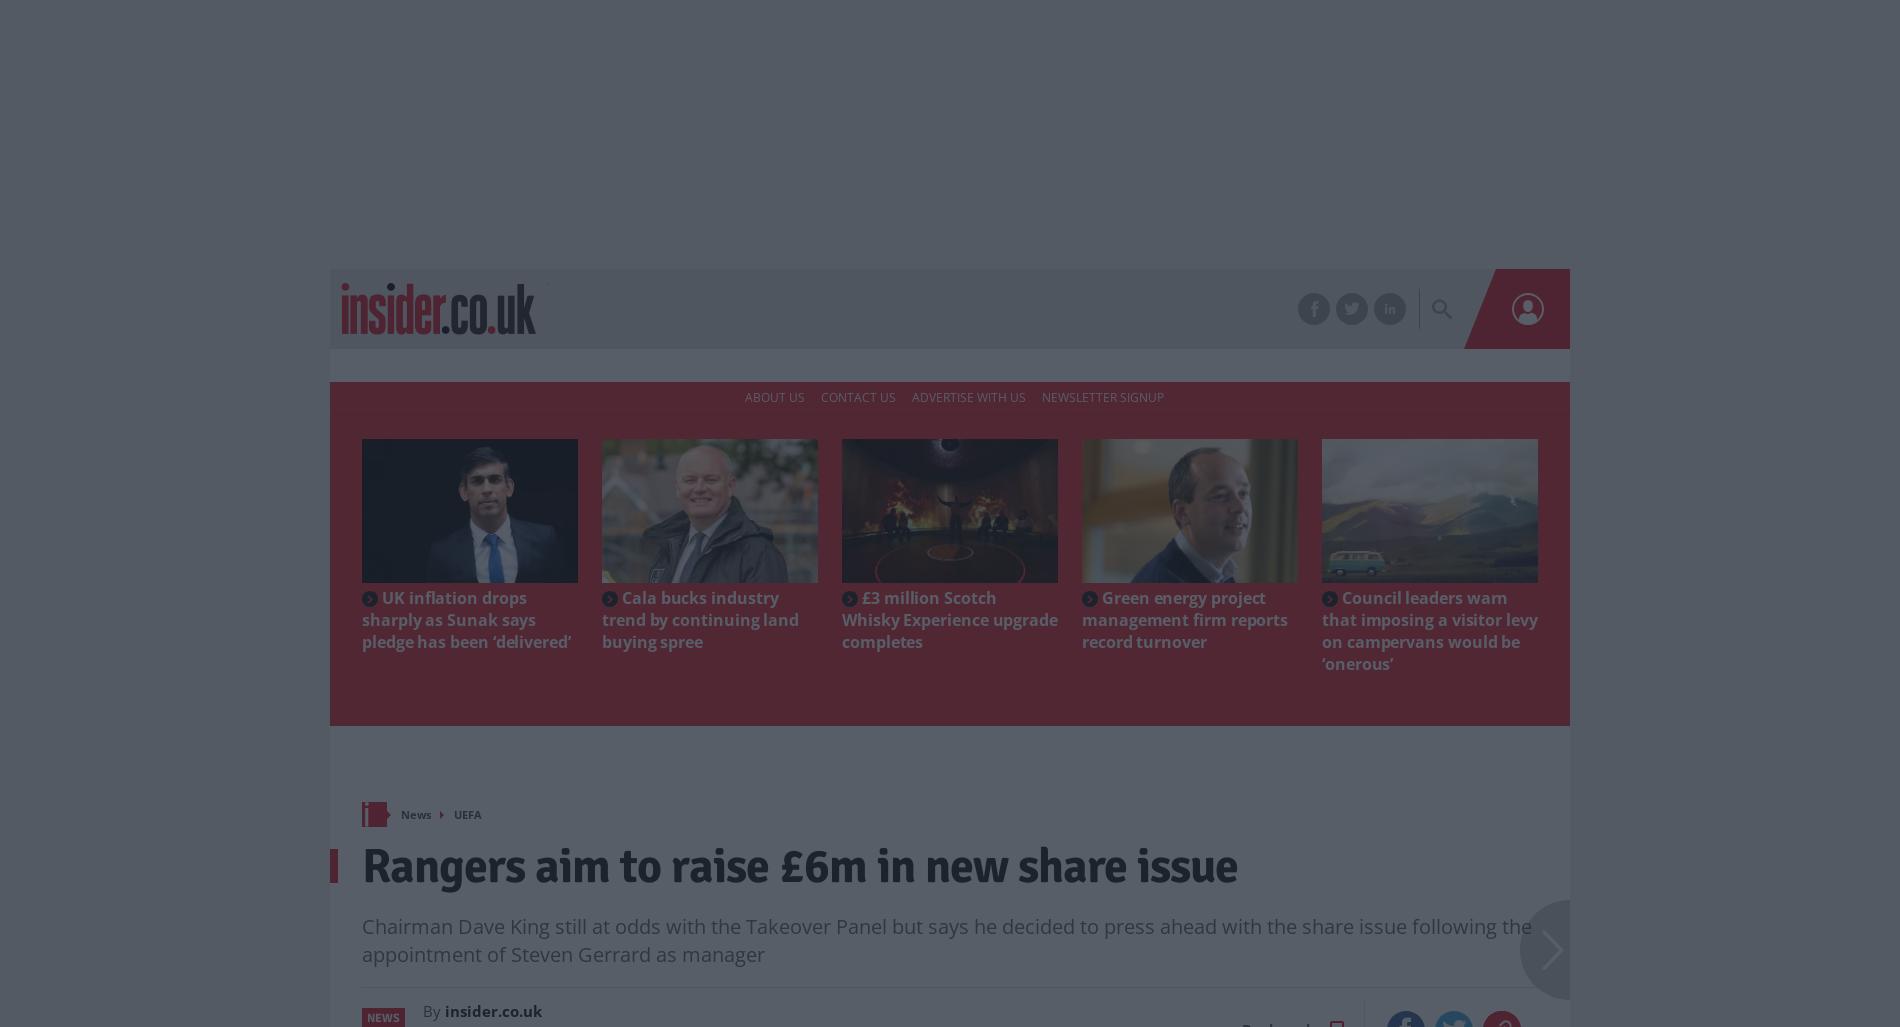  I want to click on 'businessInsider', so click(606, 276).